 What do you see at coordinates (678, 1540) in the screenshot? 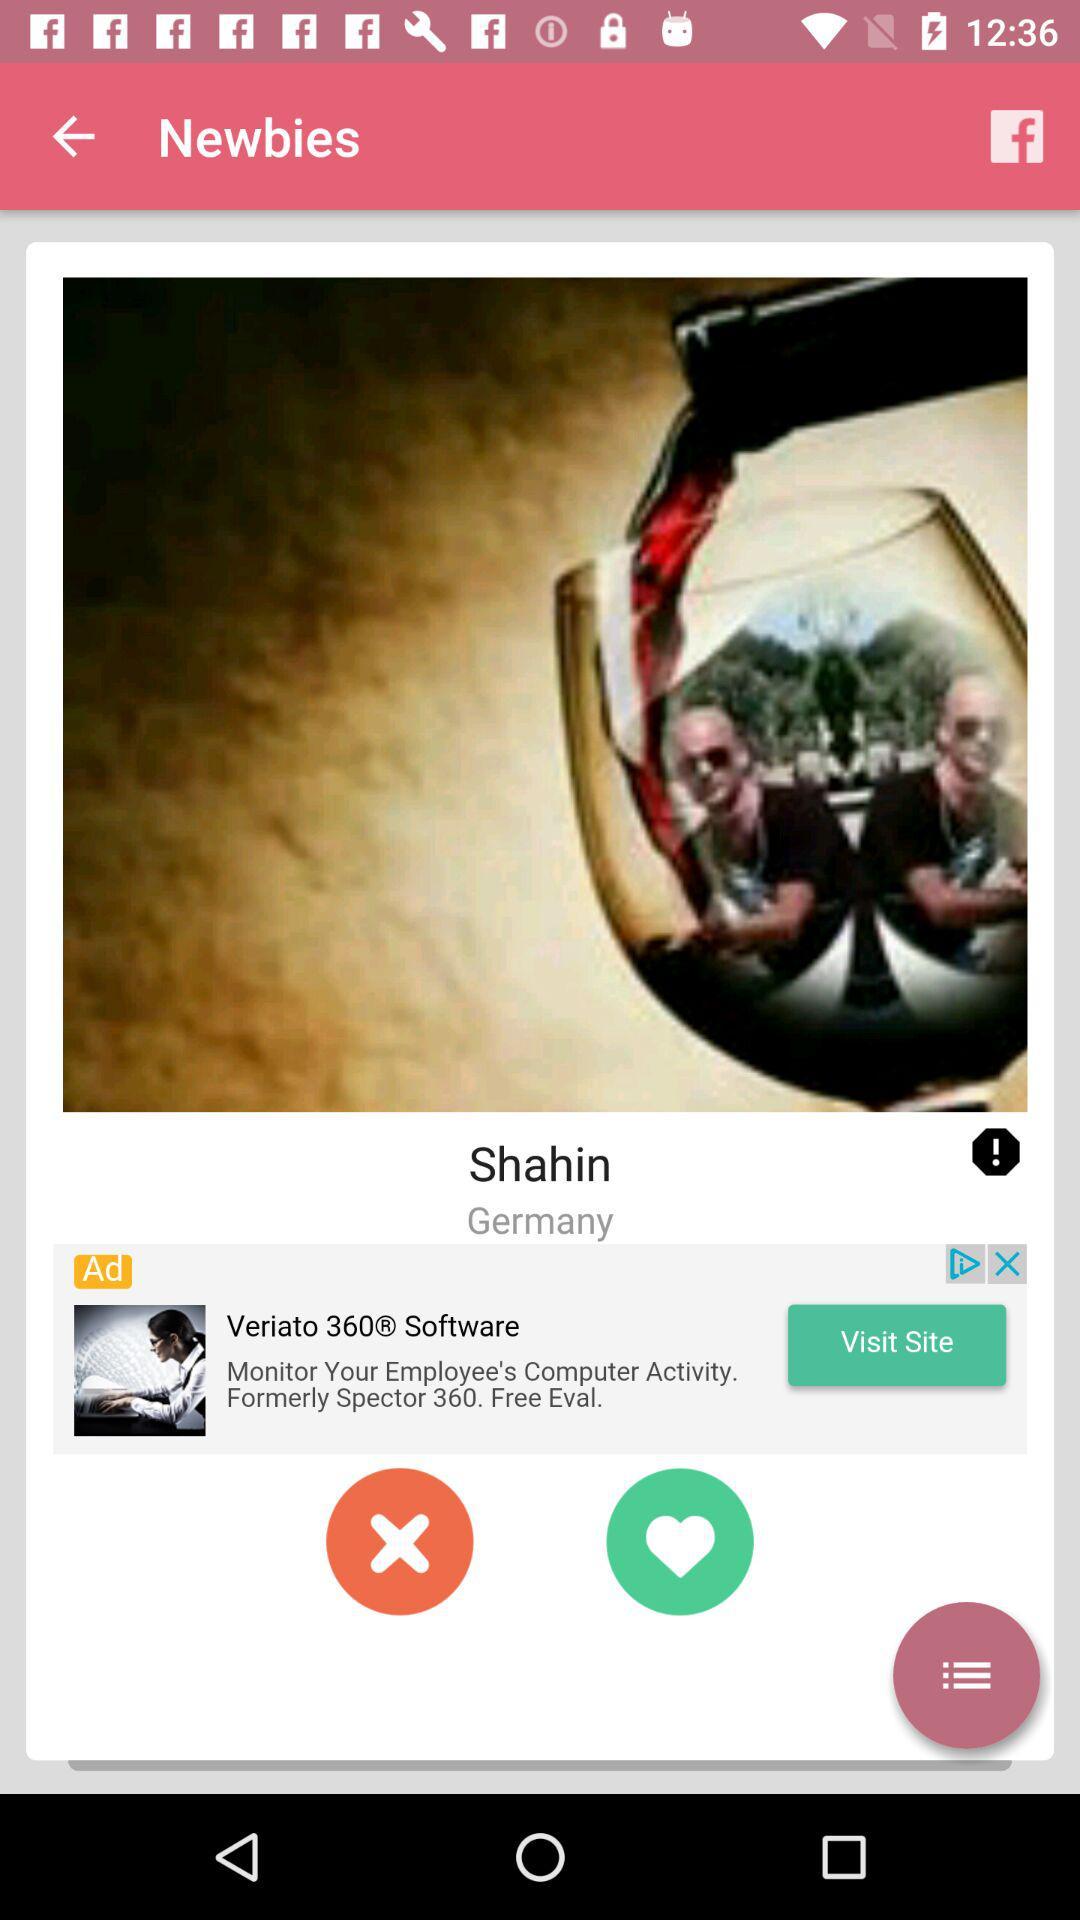
I see `favorite option` at bounding box center [678, 1540].